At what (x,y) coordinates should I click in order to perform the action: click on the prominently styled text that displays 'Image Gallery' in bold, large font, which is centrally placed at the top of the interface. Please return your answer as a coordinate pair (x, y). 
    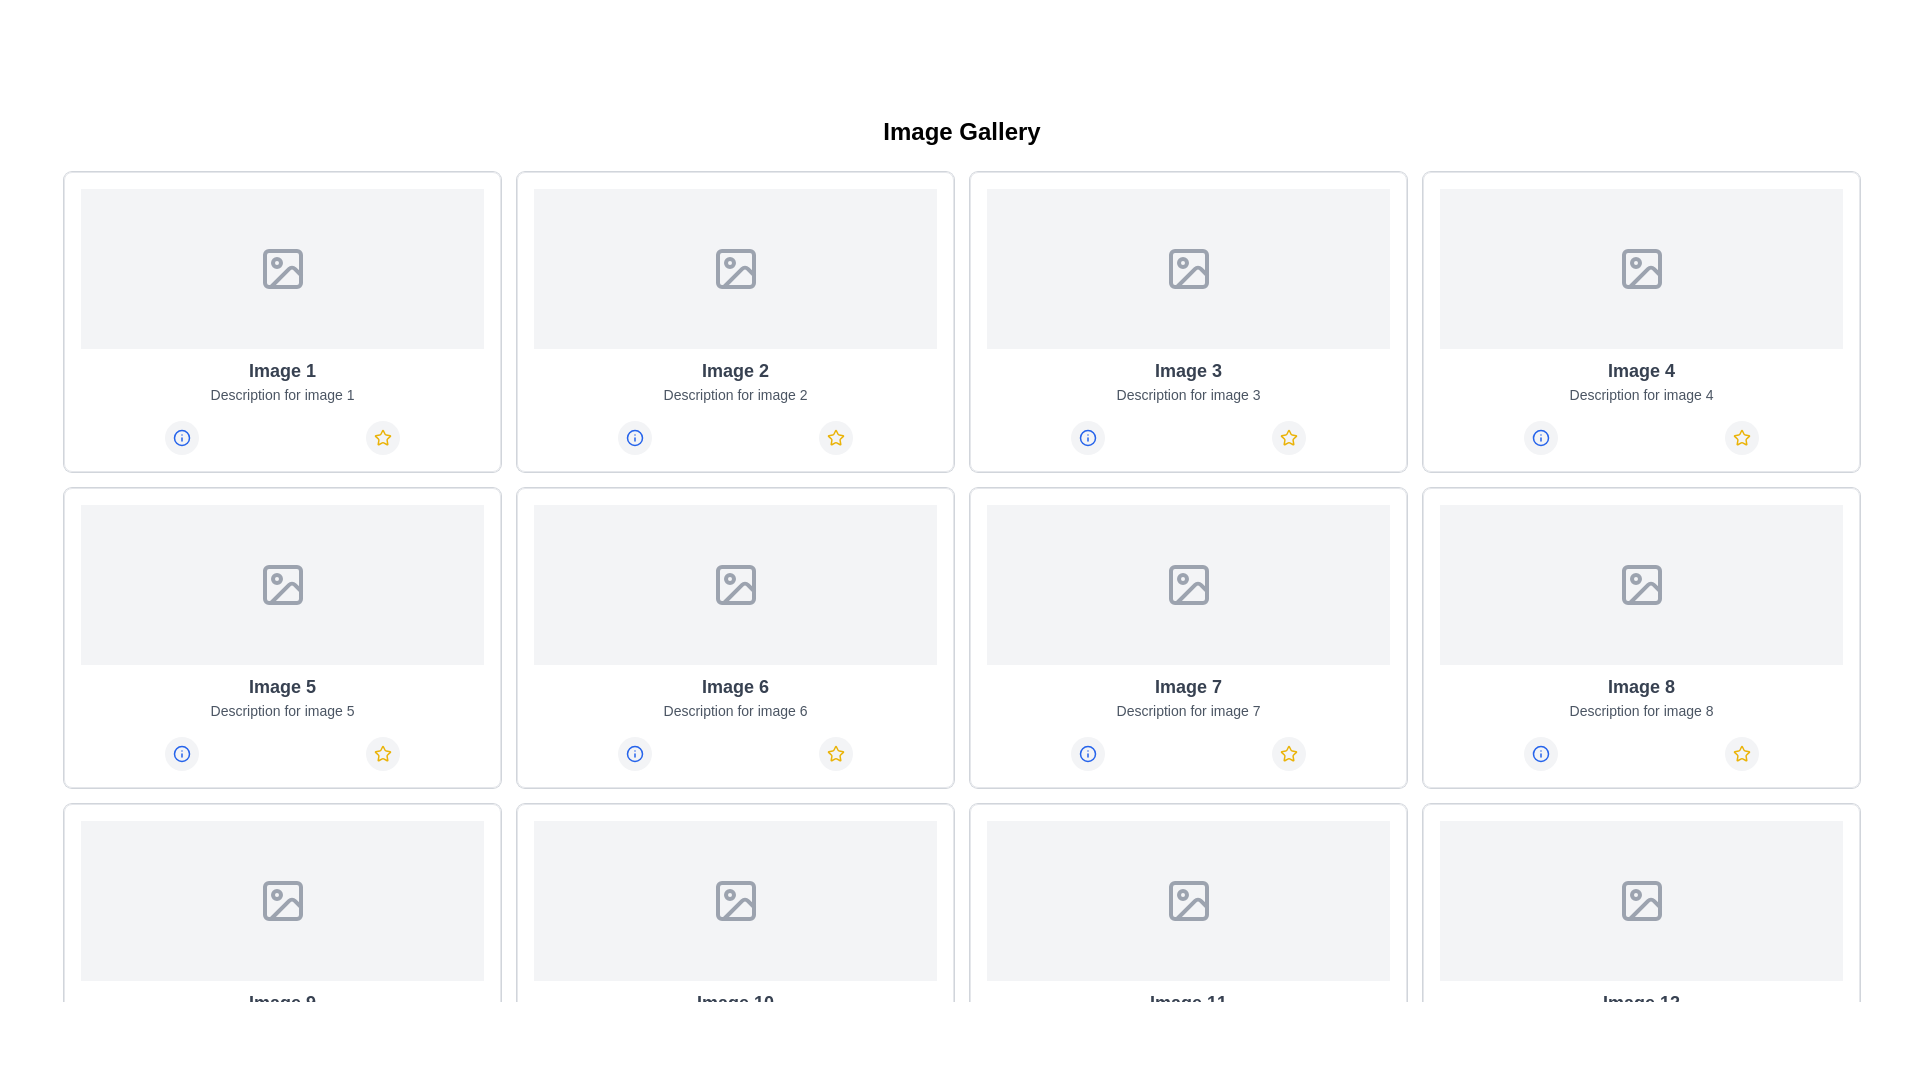
    Looking at the image, I should click on (961, 131).